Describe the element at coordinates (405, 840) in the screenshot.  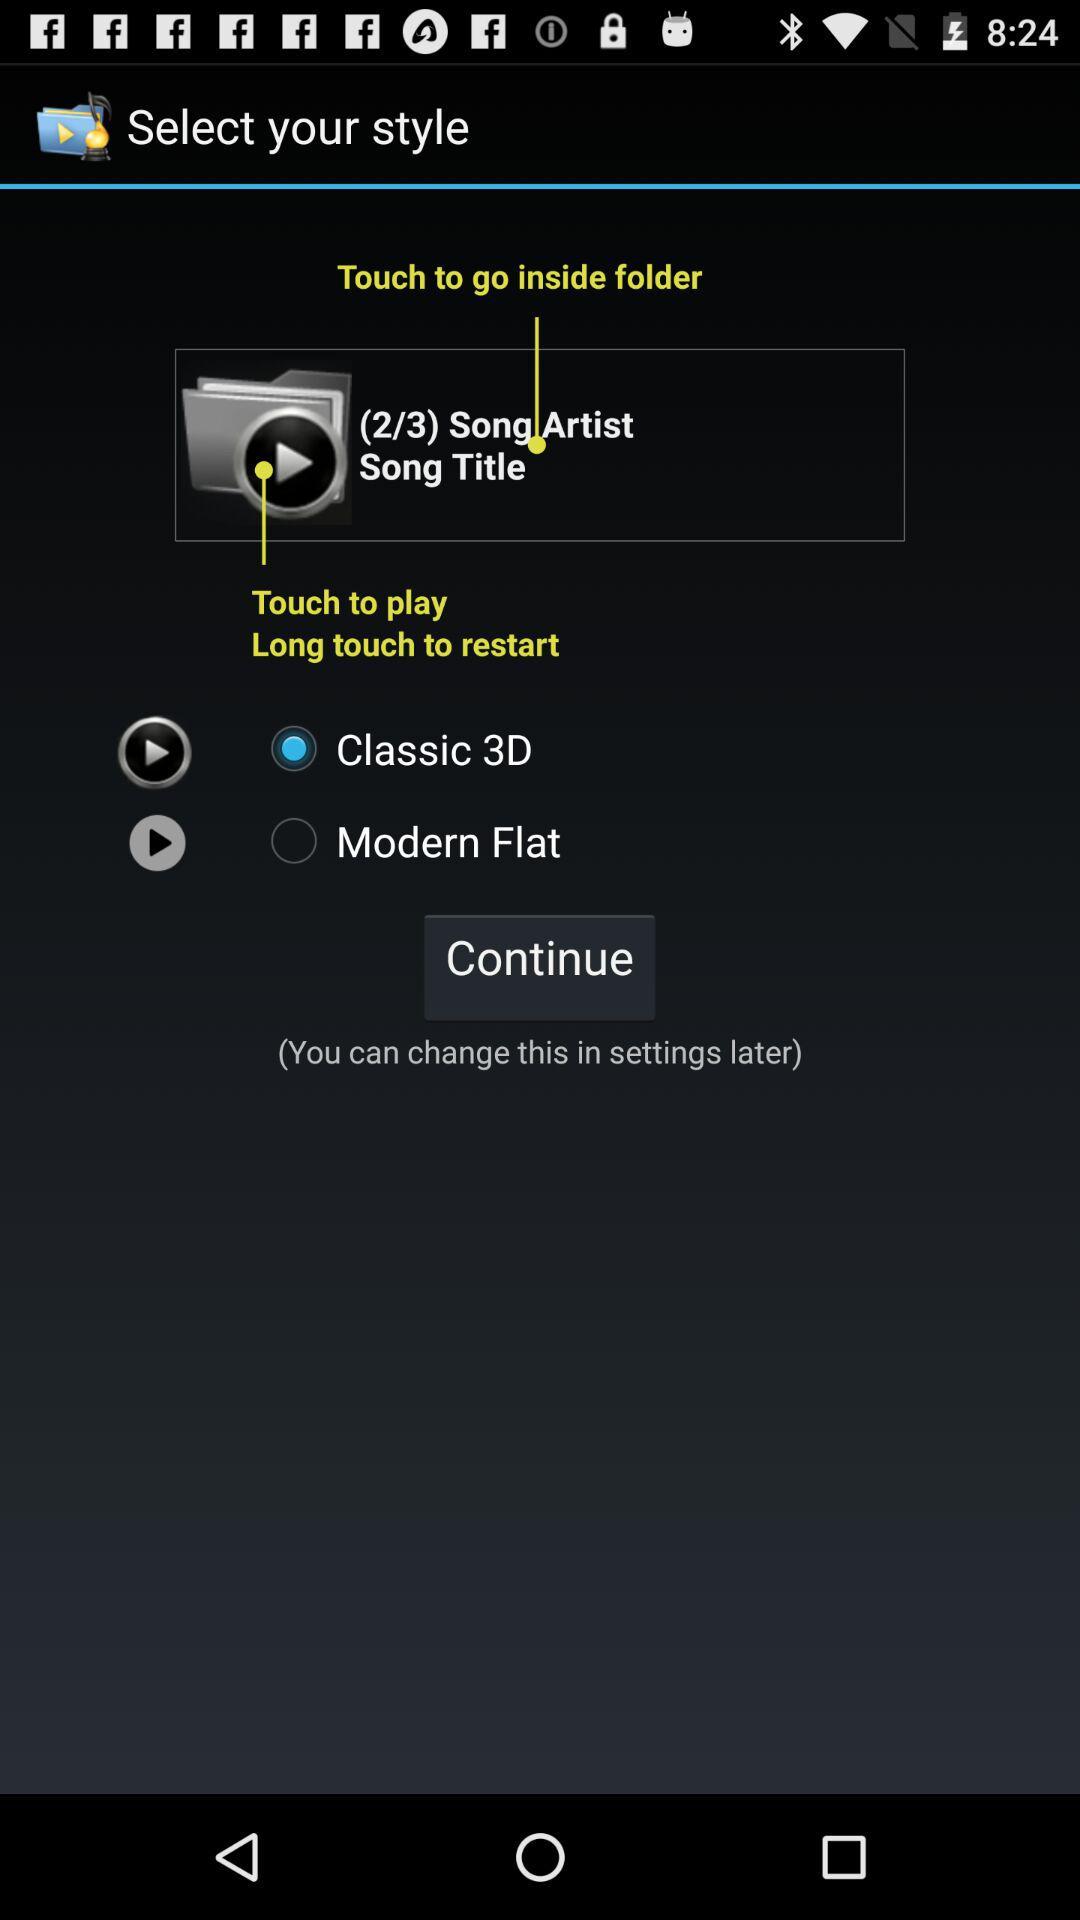
I see `modern flat` at that location.